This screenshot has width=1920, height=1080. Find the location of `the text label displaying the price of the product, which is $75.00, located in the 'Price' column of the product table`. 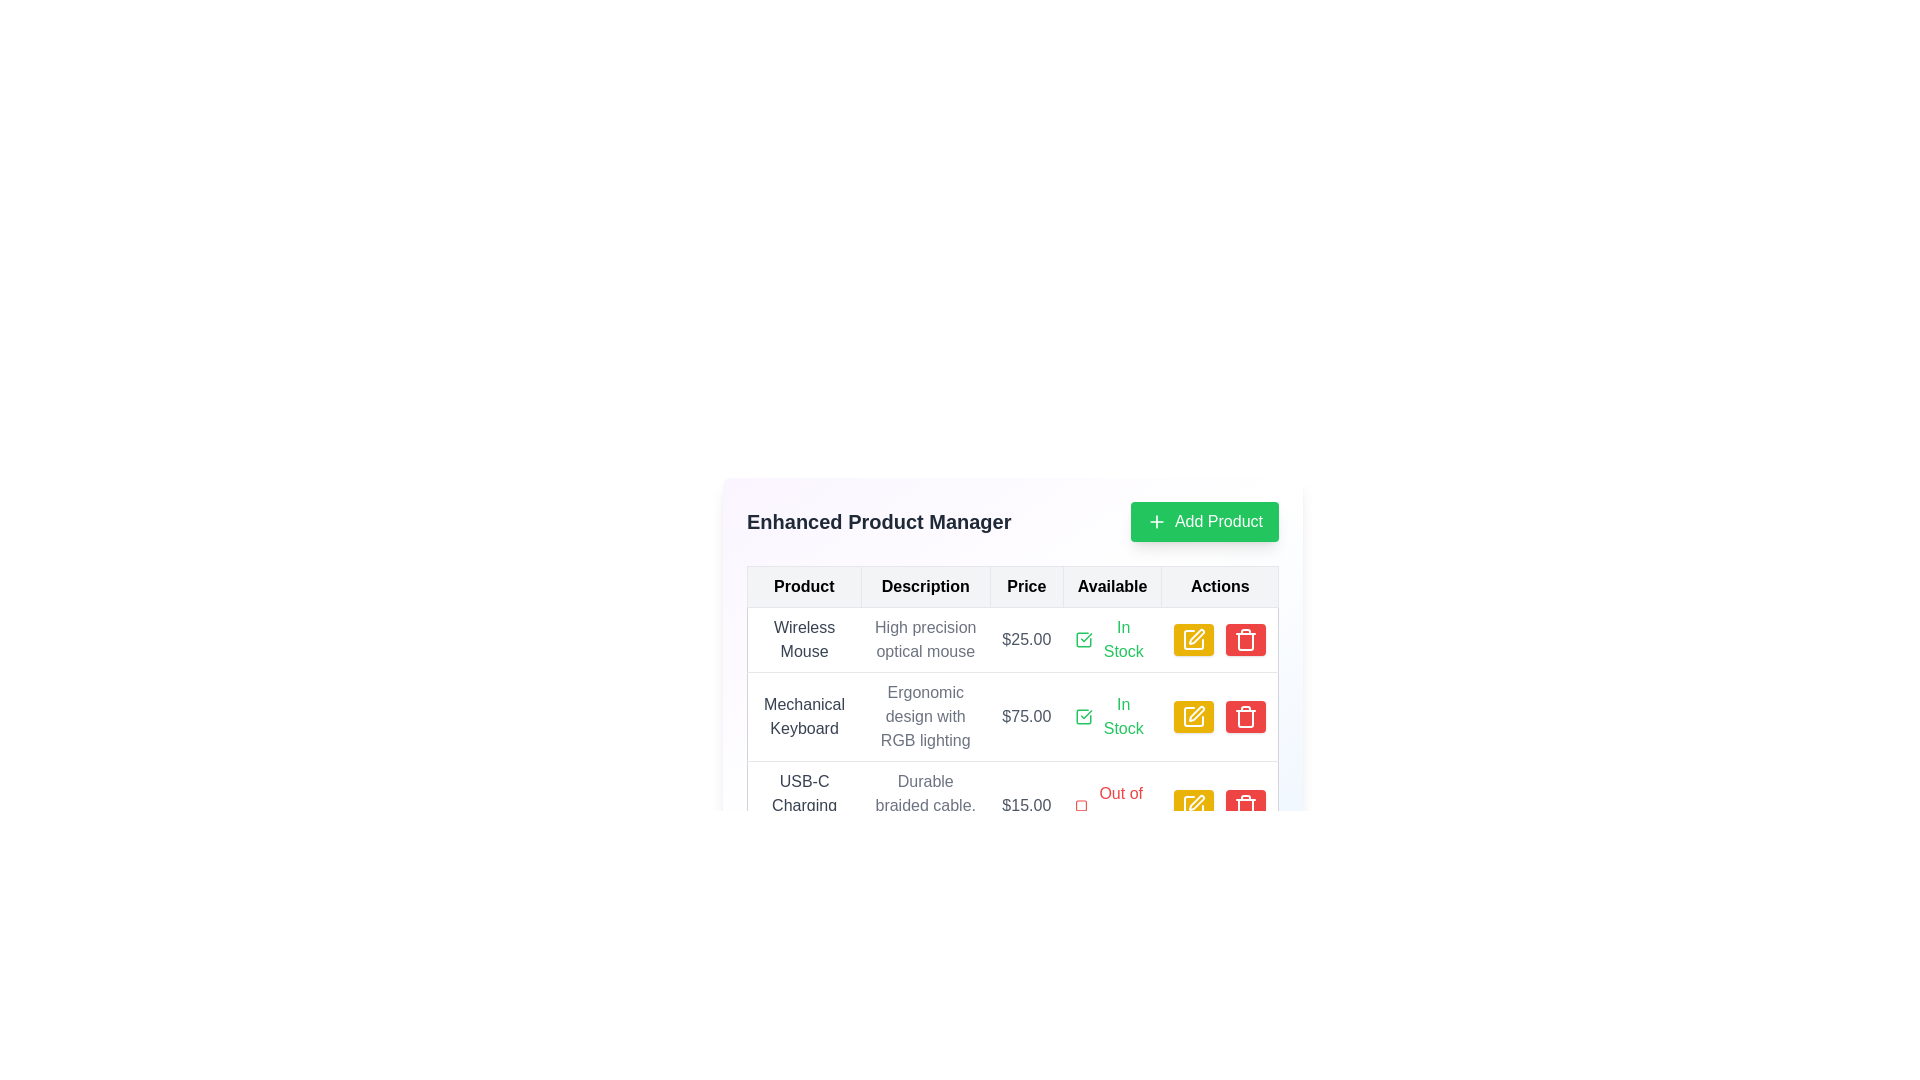

the text label displaying the price of the product, which is $75.00, located in the 'Price' column of the product table is located at coordinates (1026, 716).